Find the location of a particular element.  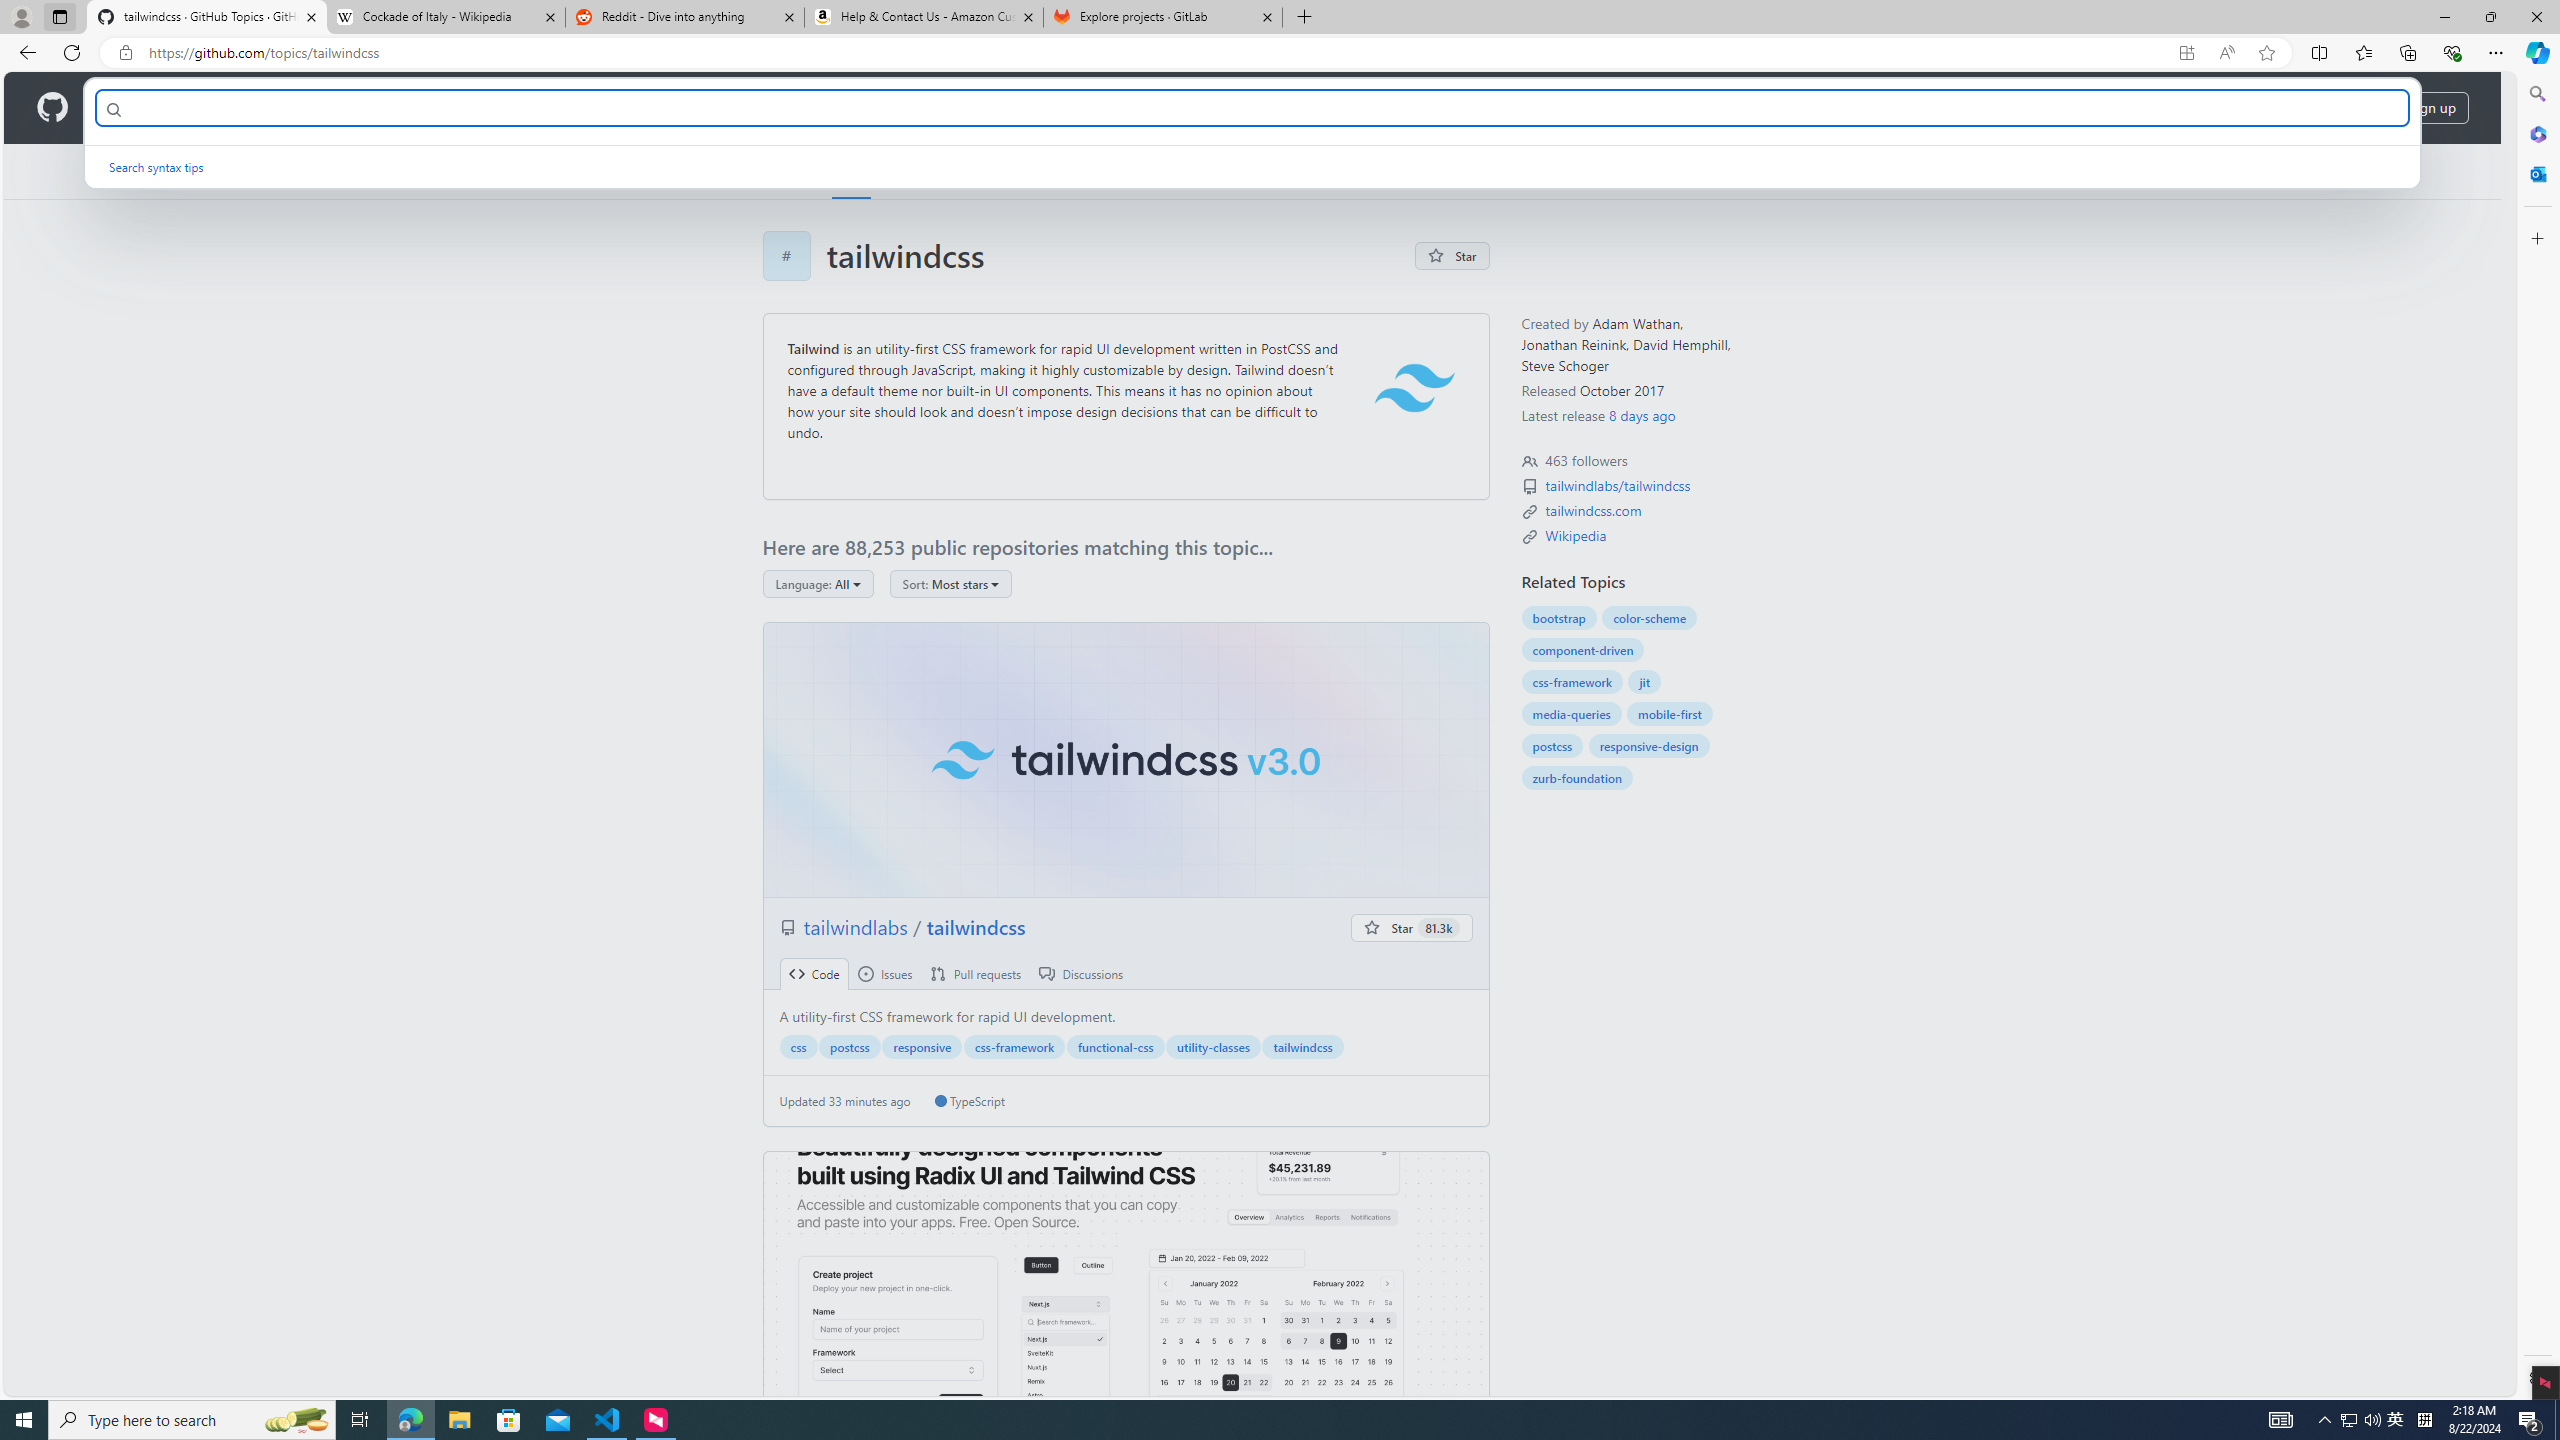

'tailwindlabs/tailwindcss' is located at coordinates (1618, 485).